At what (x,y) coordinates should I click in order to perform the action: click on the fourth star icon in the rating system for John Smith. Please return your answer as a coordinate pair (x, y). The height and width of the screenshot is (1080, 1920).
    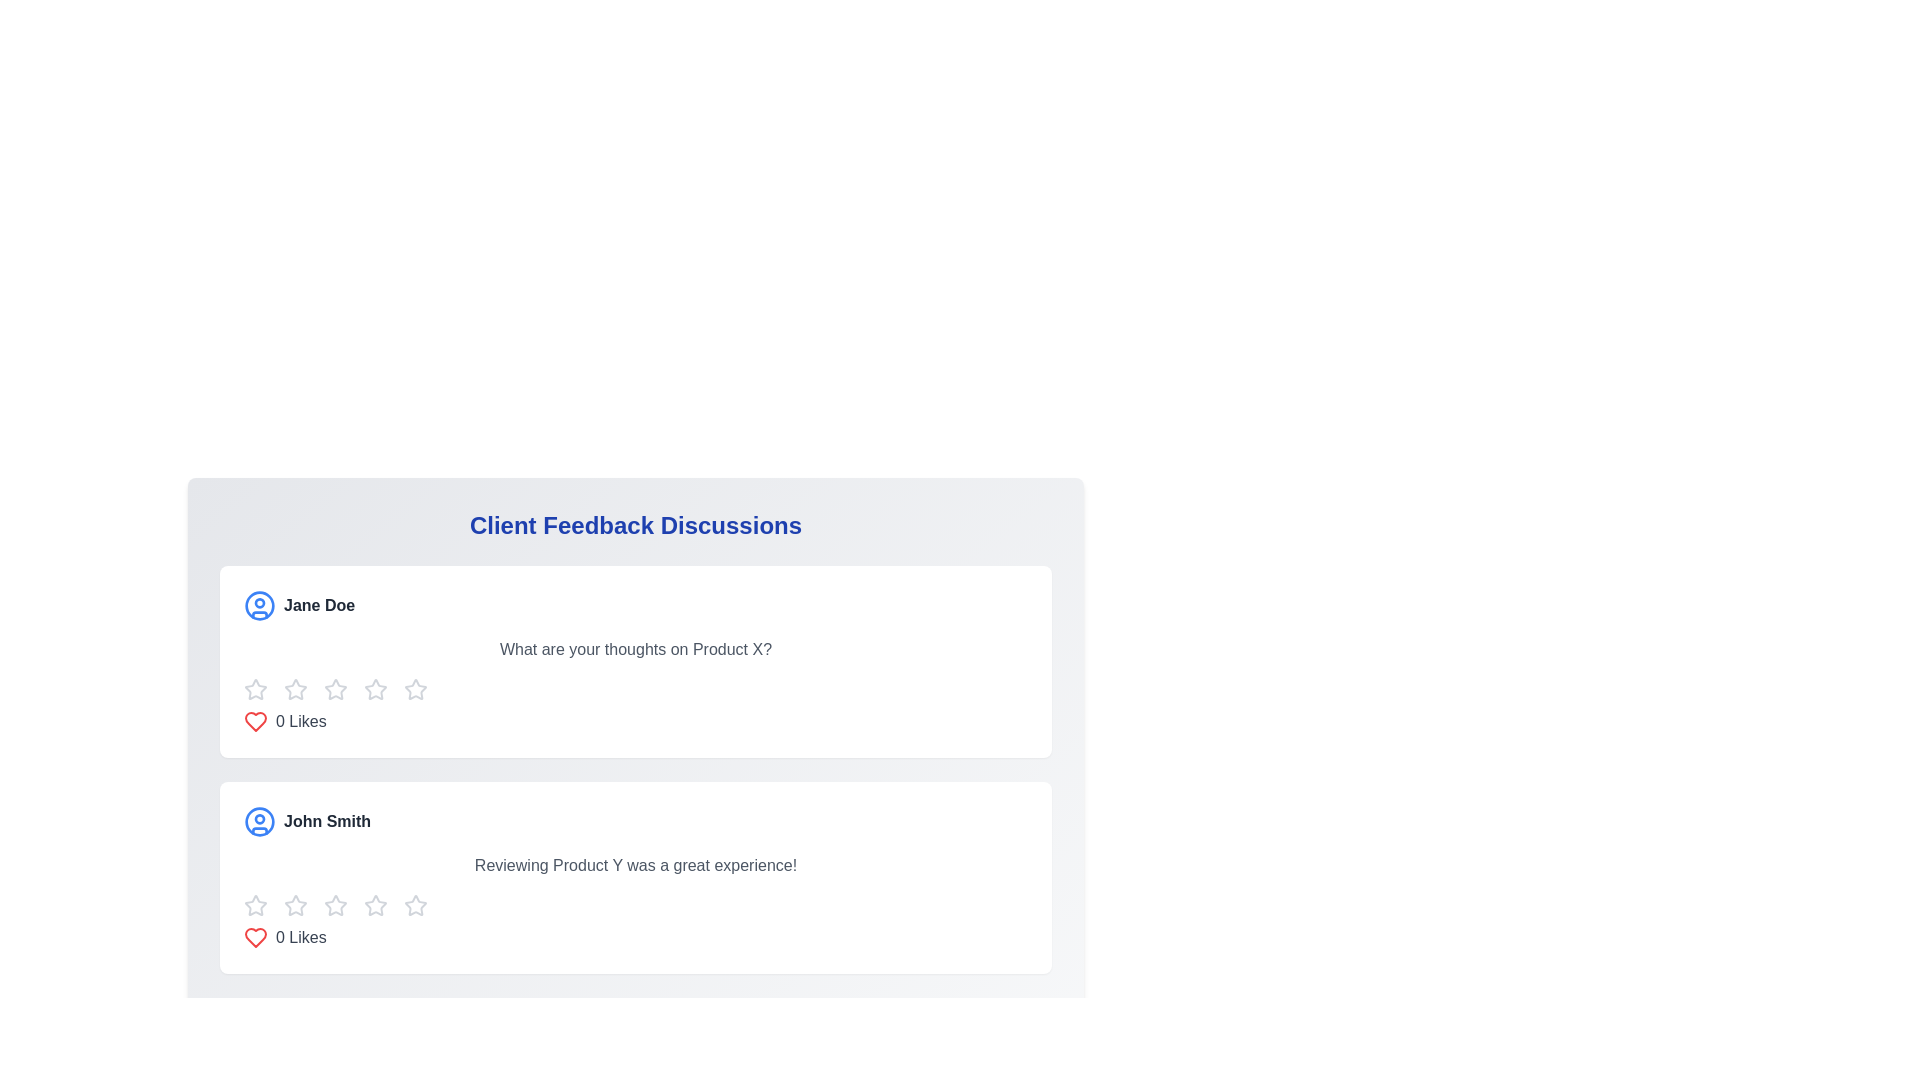
    Looking at the image, I should click on (336, 906).